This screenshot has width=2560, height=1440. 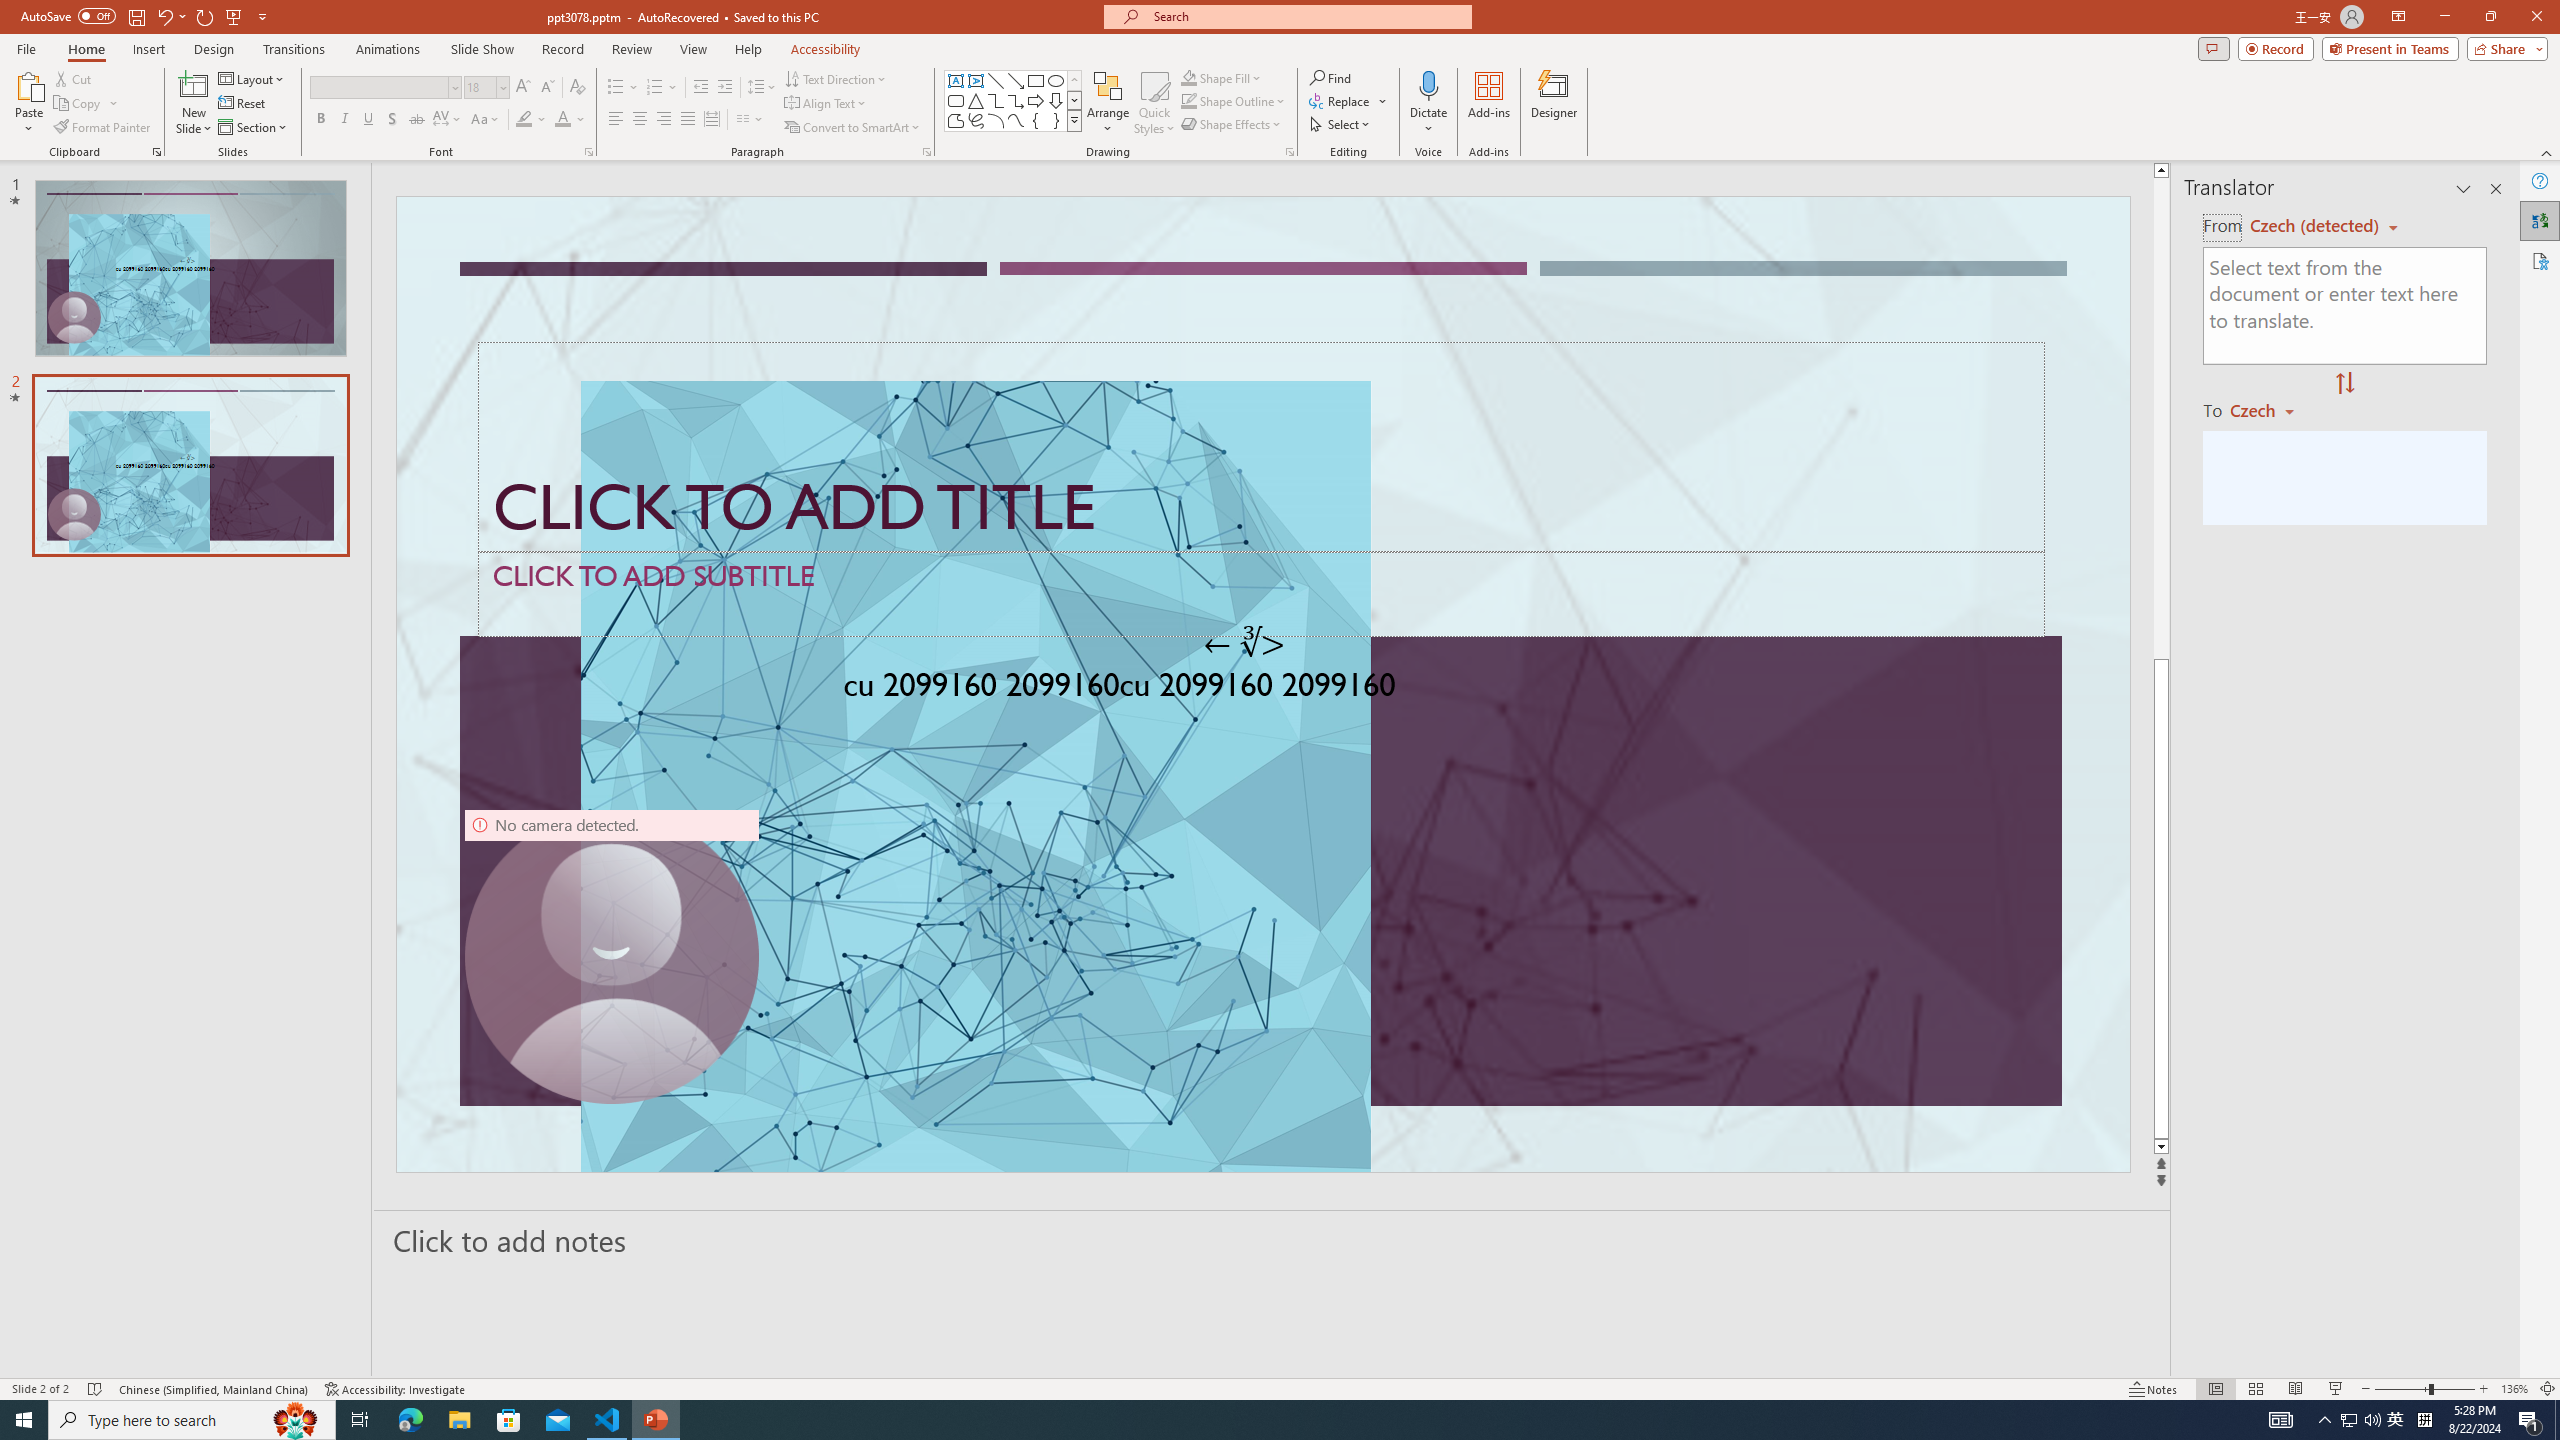 I want to click on 'TextBox 7', so click(x=1244, y=643).